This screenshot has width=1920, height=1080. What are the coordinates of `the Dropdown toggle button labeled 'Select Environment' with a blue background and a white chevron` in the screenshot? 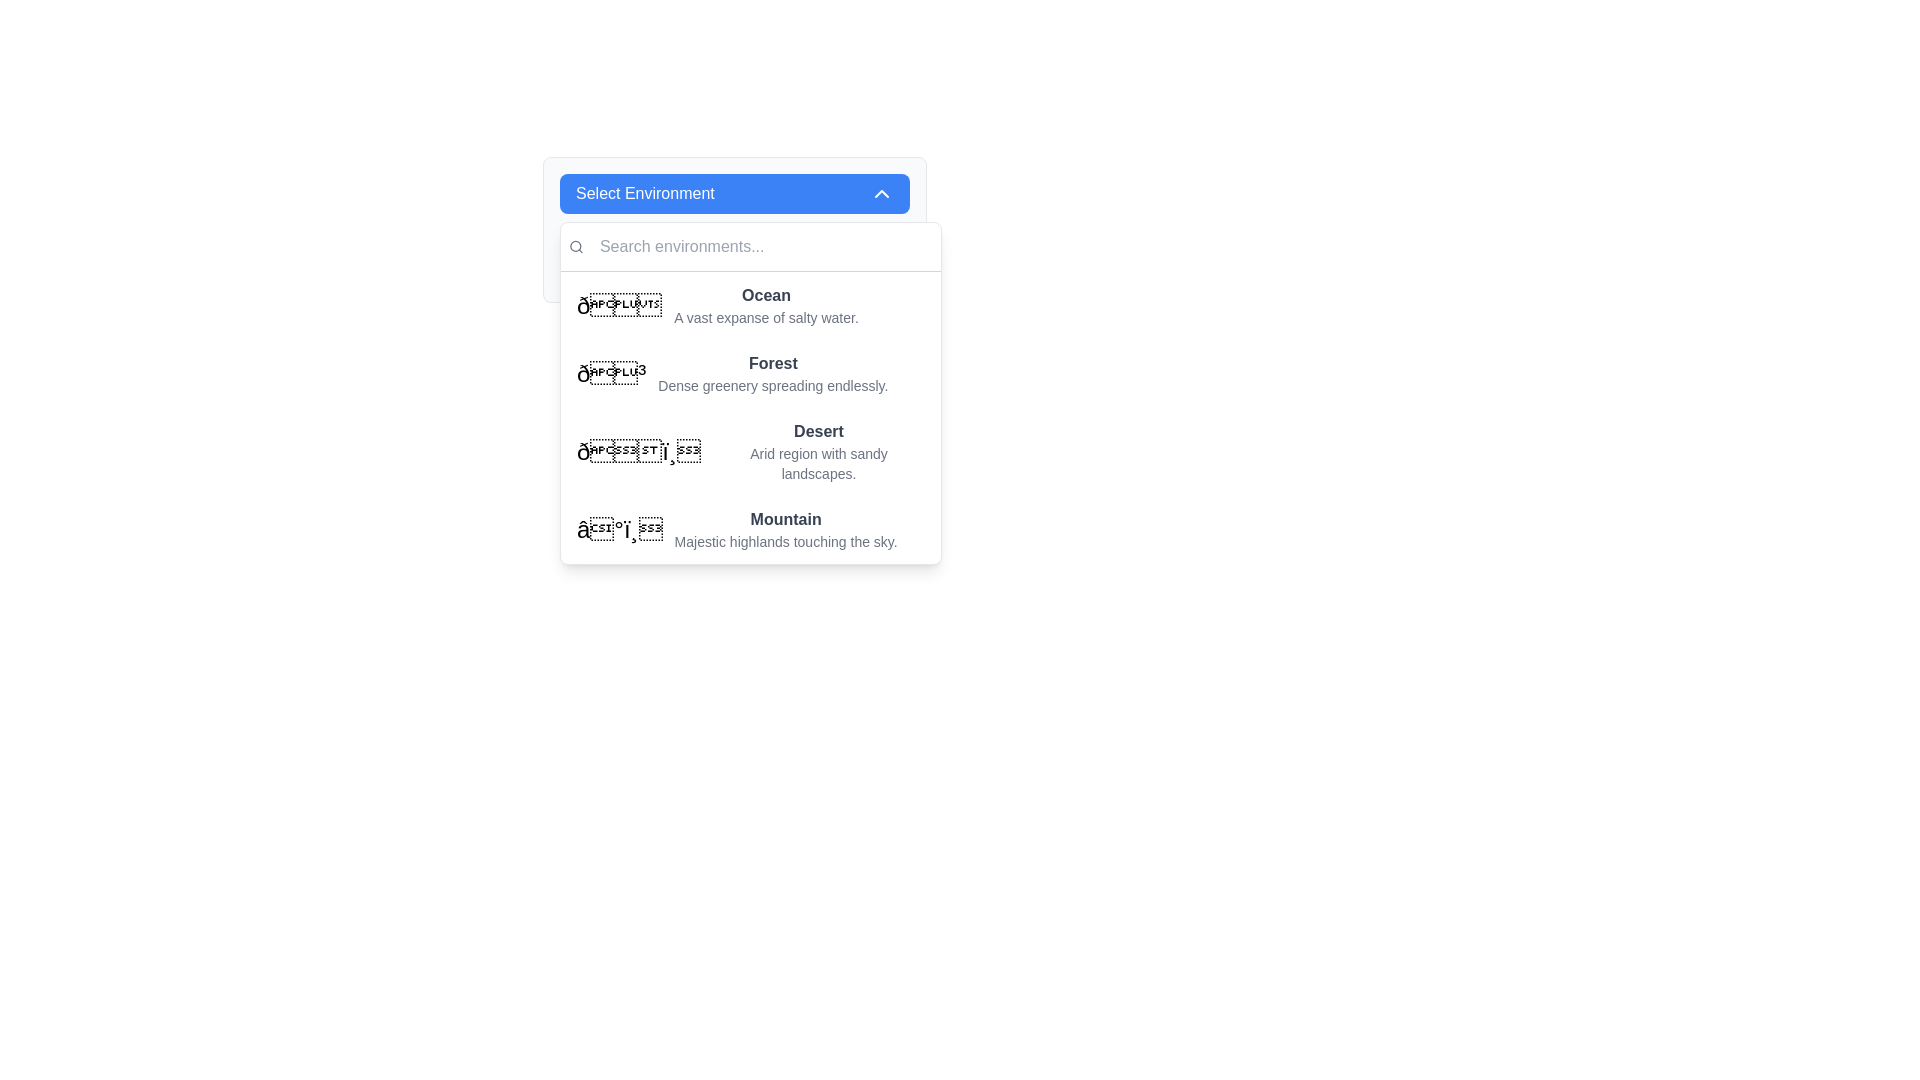 It's located at (733, 193).